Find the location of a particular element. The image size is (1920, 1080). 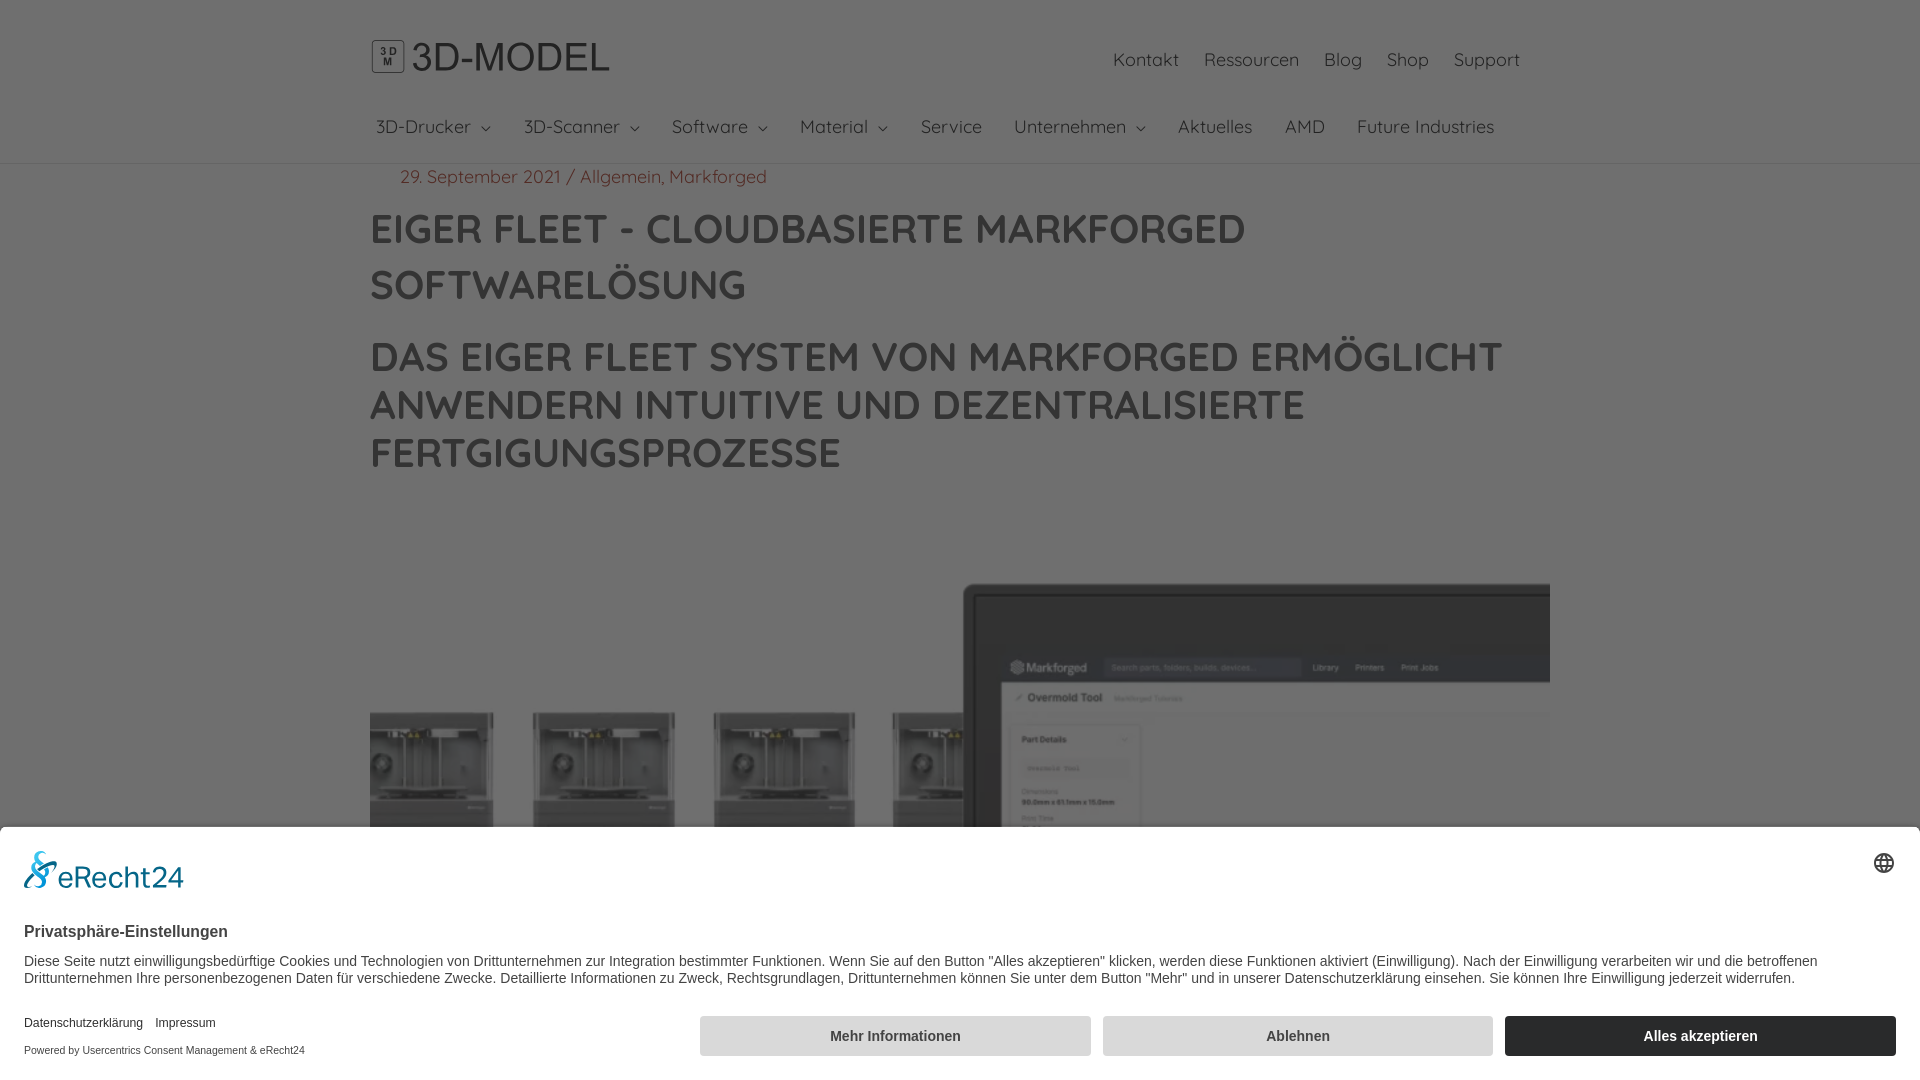

'3D-Scanner' is located at coordinates (579, 127).